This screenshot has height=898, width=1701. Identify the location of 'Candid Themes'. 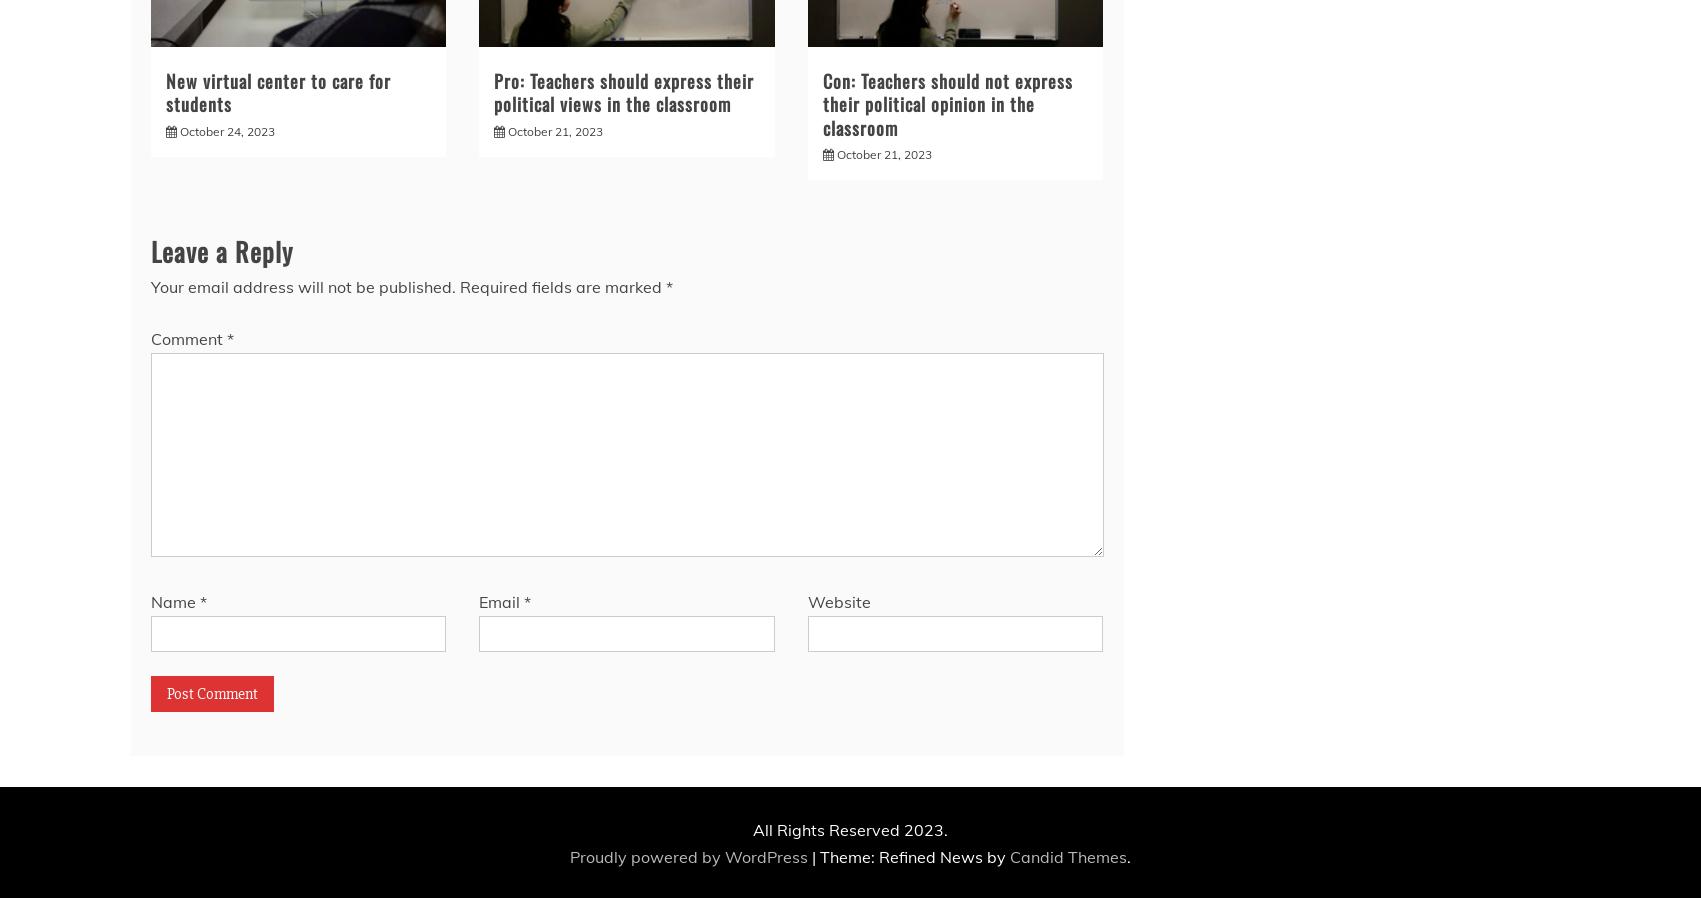
(1010, 856).